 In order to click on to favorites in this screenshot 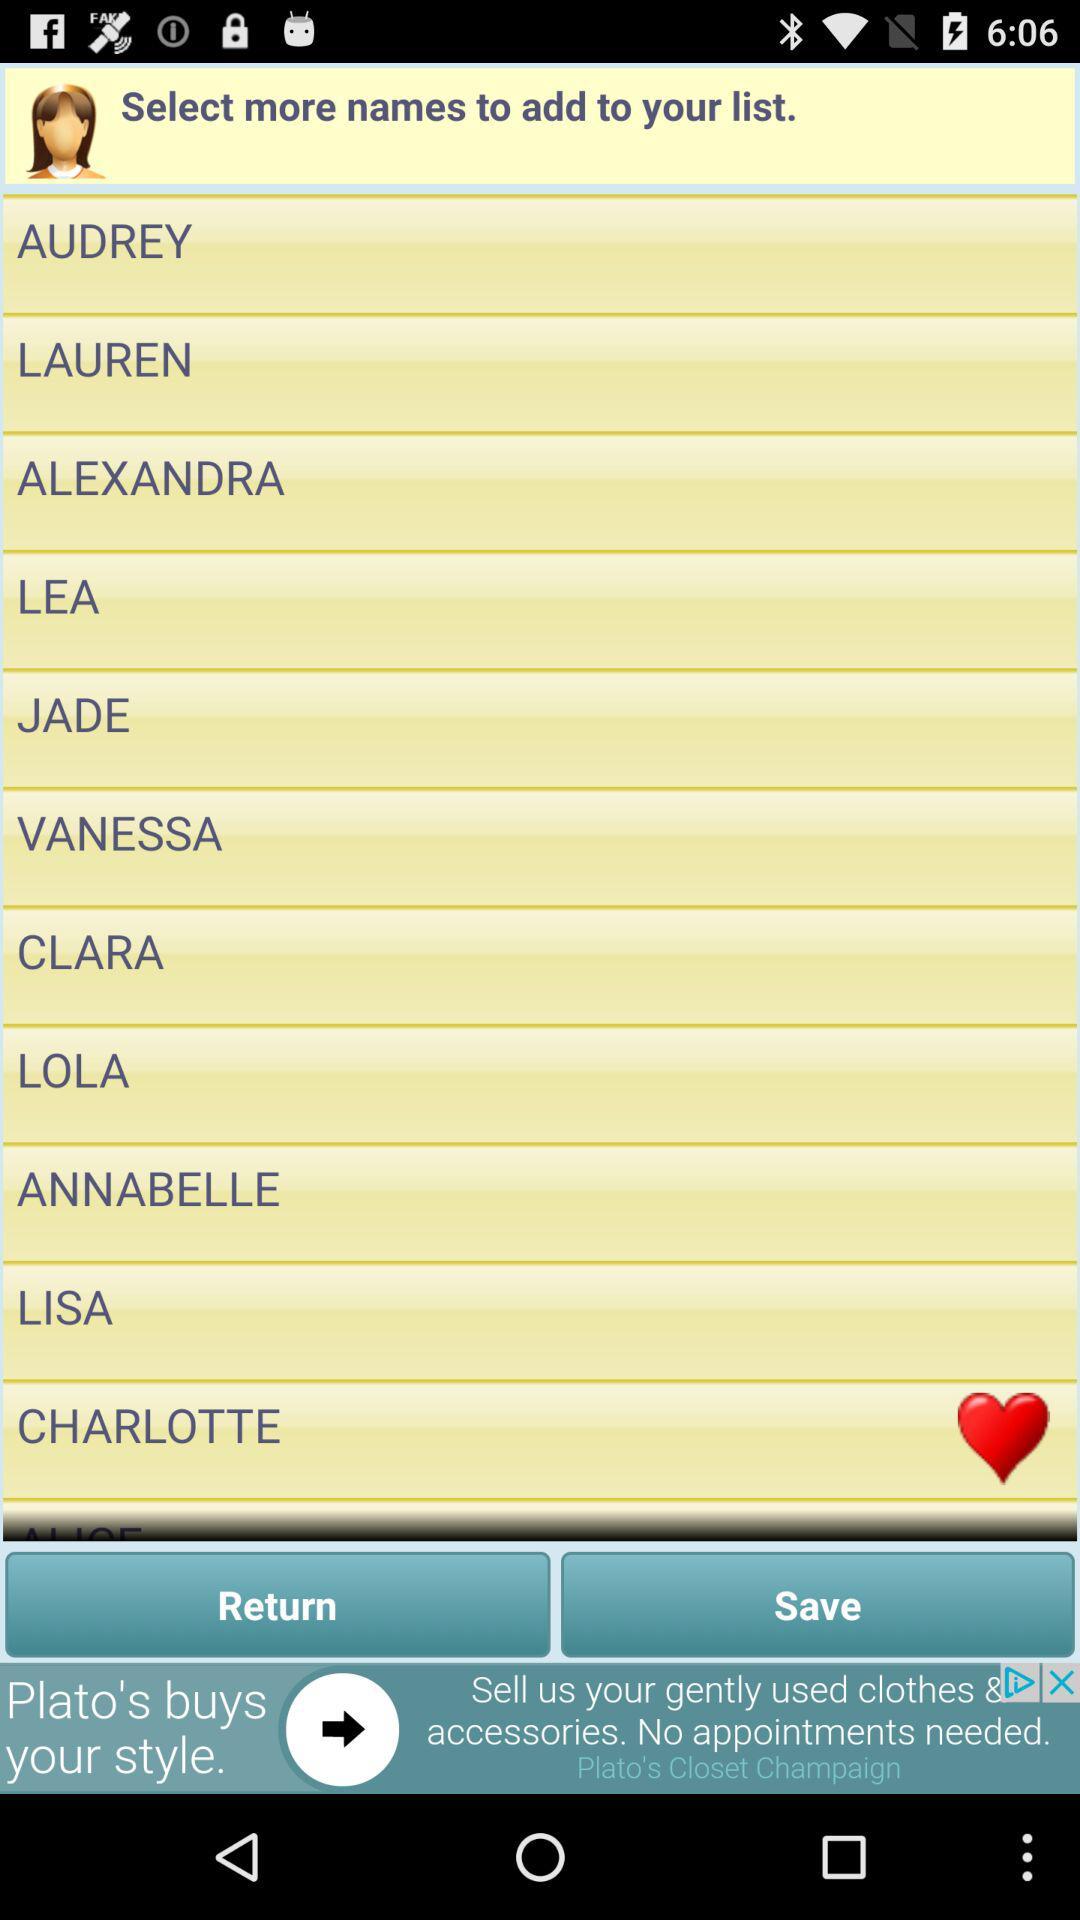, I will do `click(1003, 726)`.